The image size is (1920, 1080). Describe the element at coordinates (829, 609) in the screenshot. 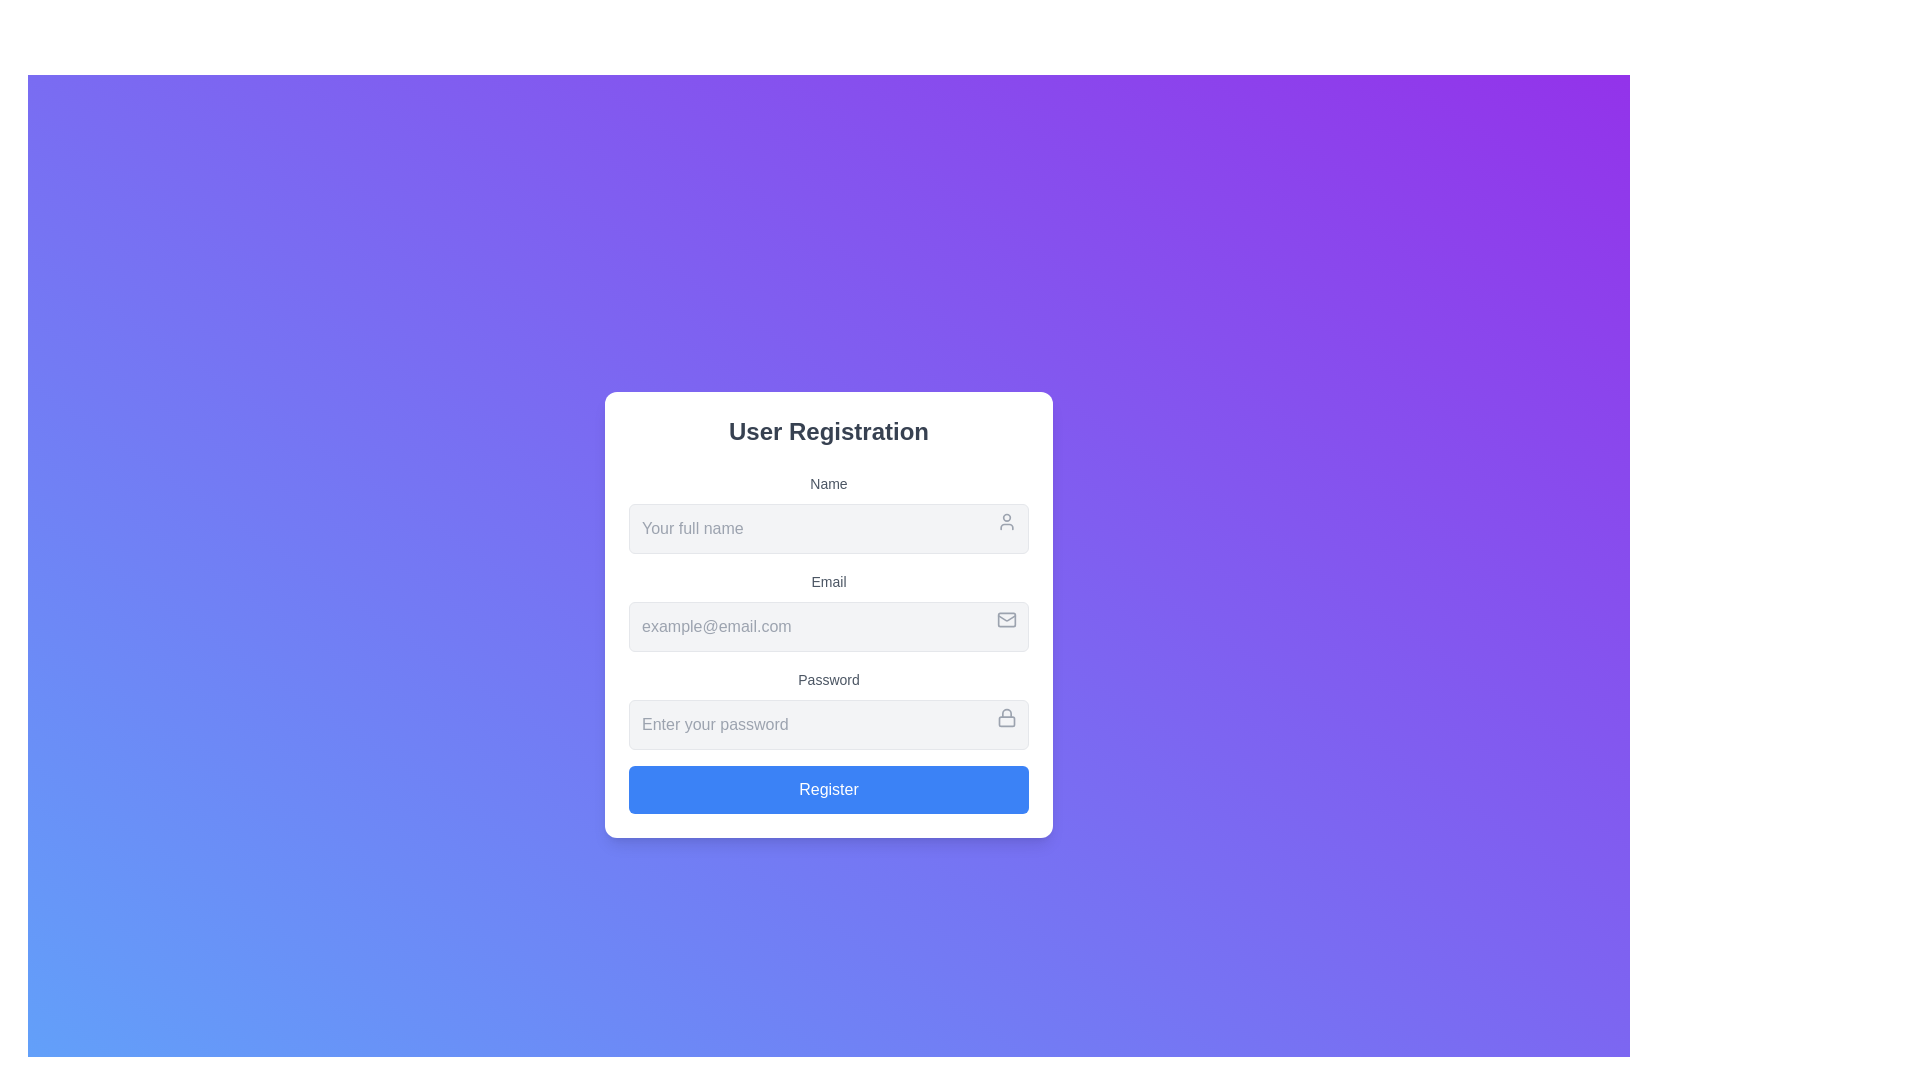

I see `the Email input field located below the Name input field to focus on it` at that location.